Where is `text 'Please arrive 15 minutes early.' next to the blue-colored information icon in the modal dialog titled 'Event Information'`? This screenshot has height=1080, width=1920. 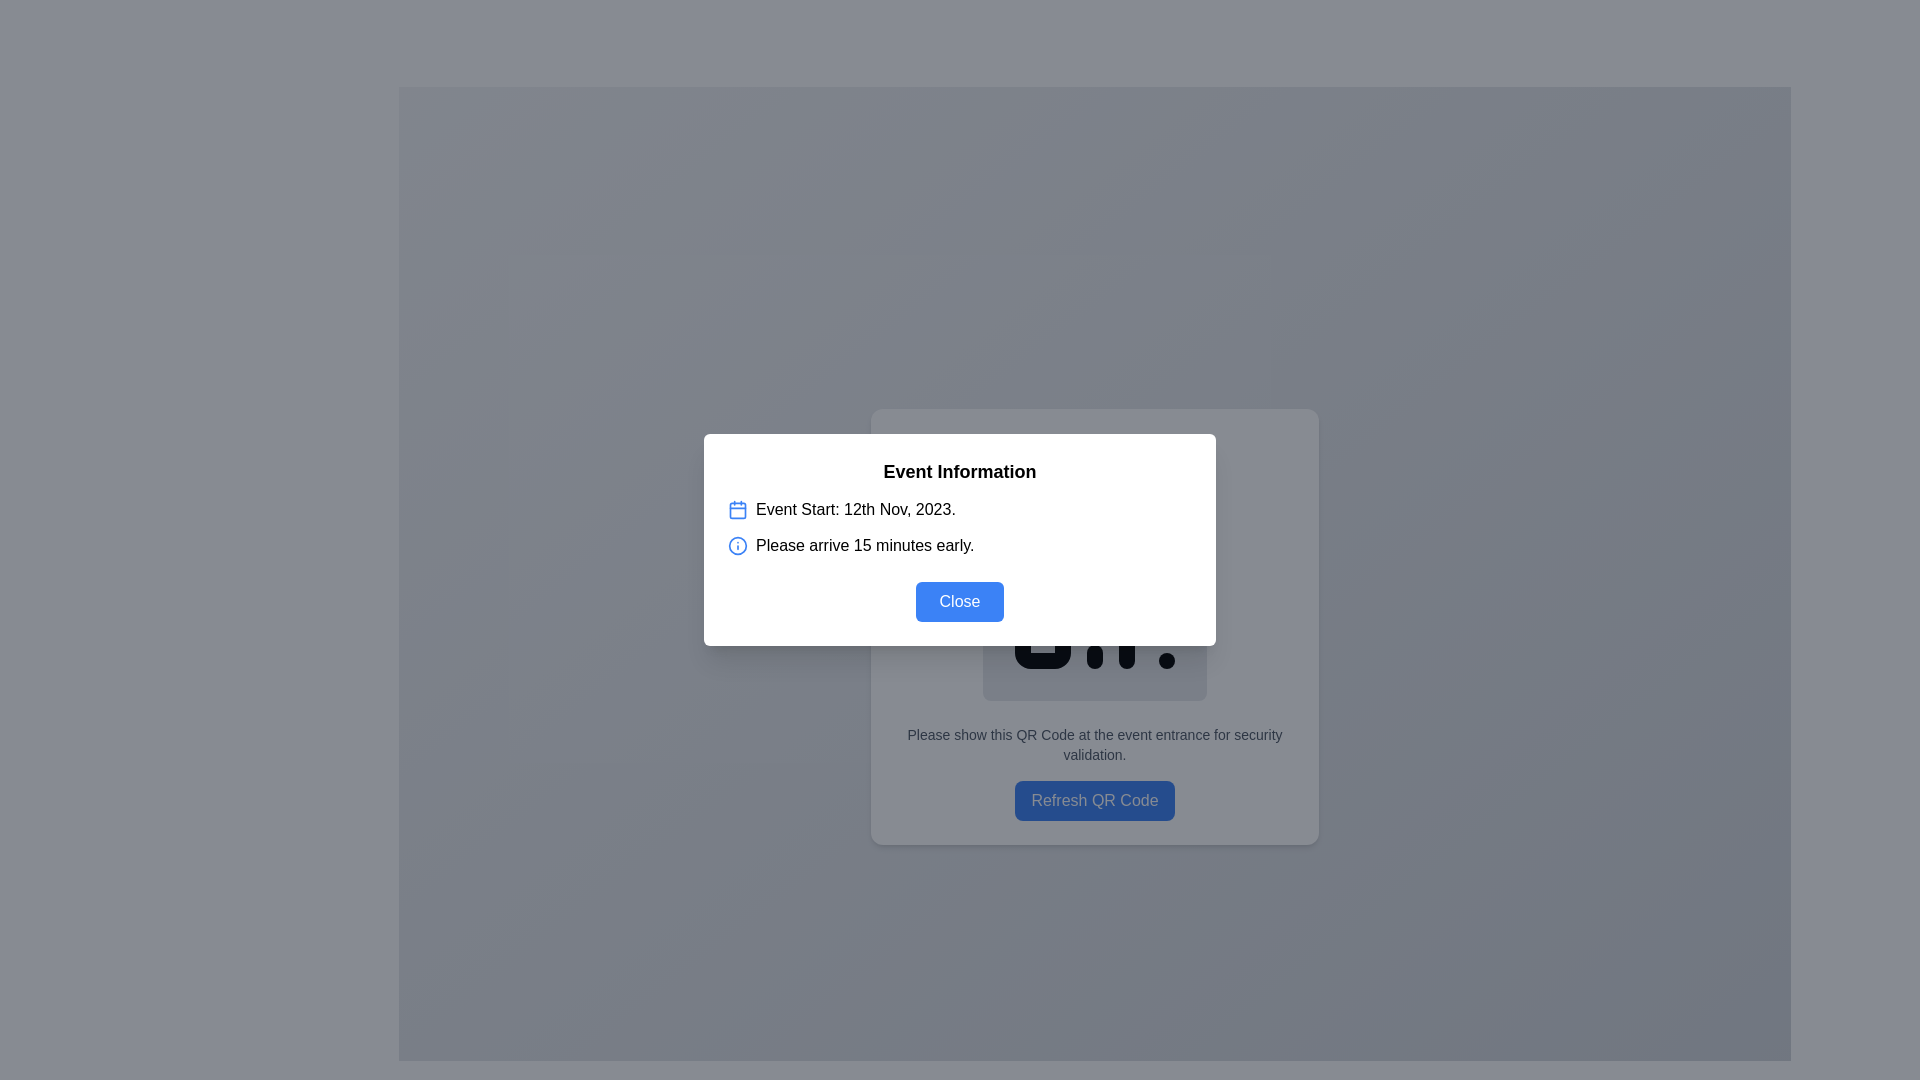 text 'Please arrive 15 minutes early.' next to the blue-colored information icon in the modal dialog titled 'Event Information' is located at coordinates (960, 546).